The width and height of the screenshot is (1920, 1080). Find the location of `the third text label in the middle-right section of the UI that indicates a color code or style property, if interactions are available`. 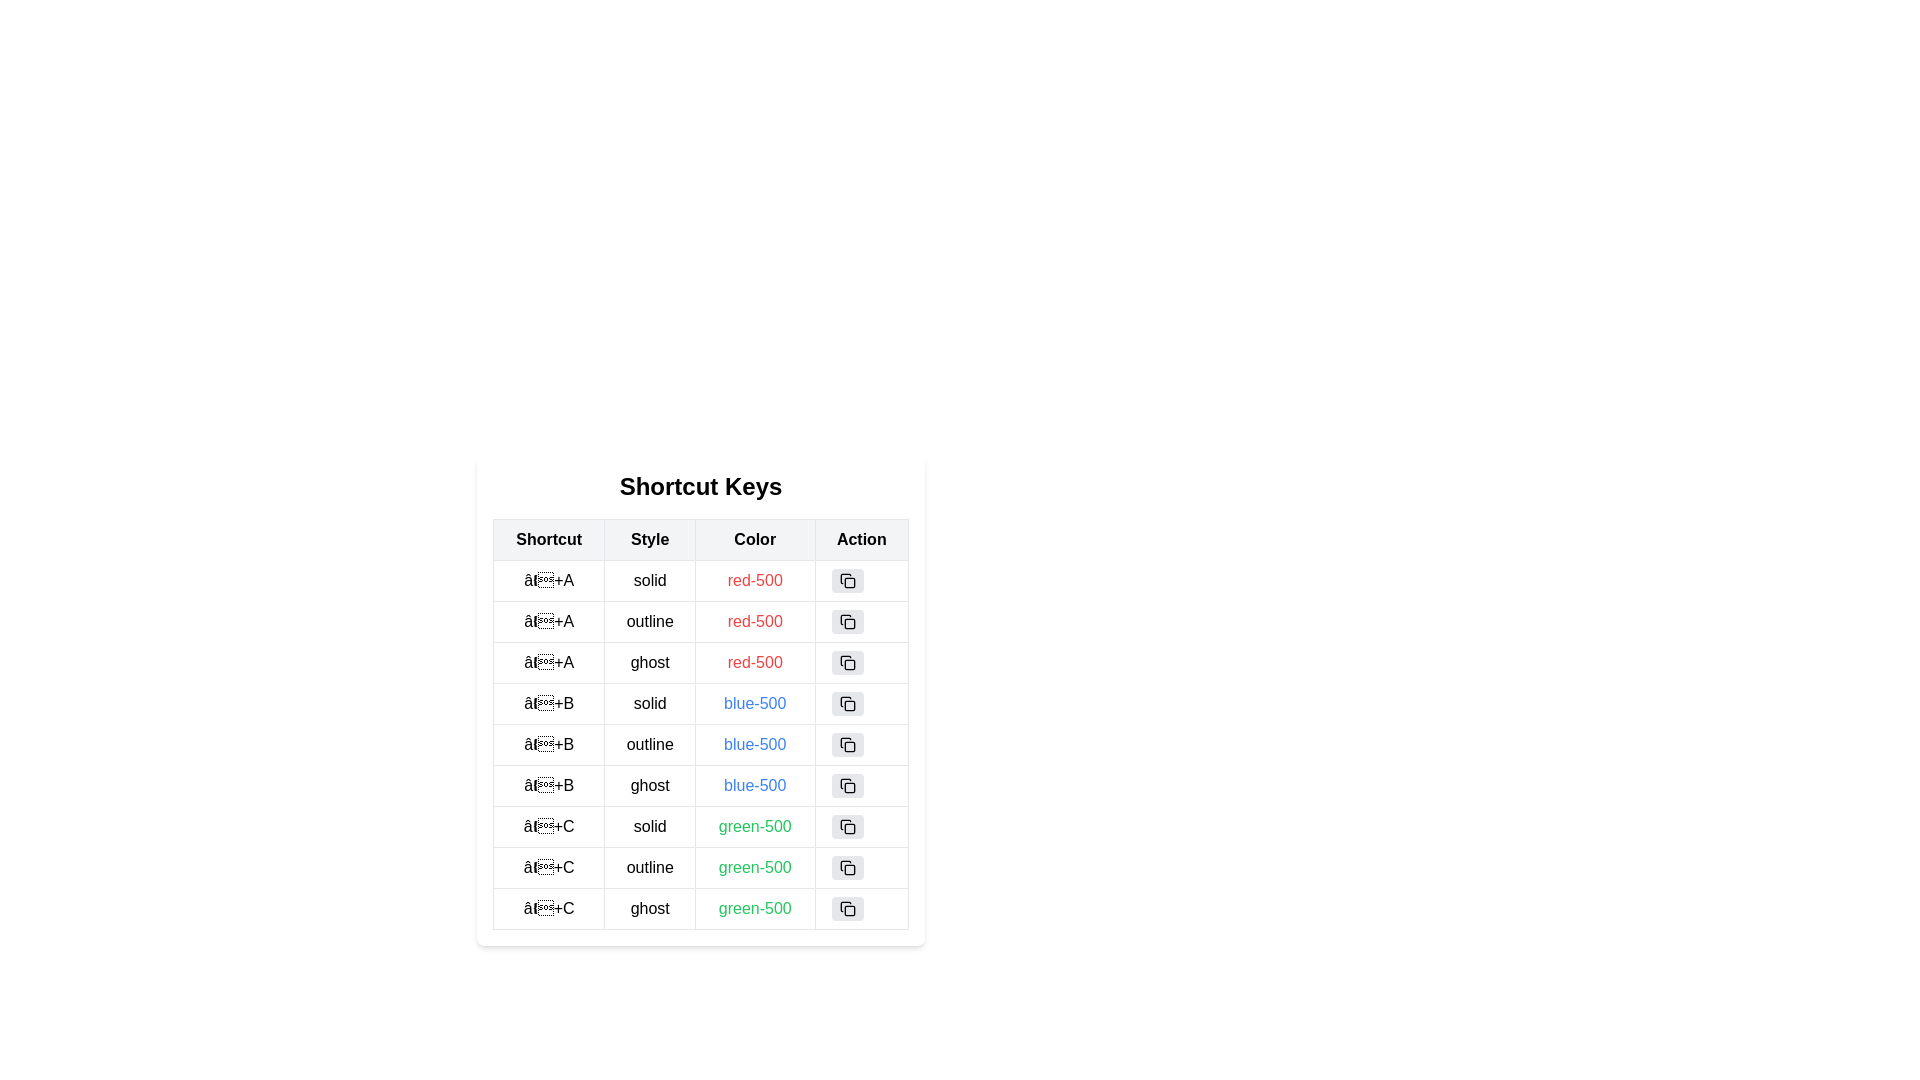

the third text label in the middle-right section of the UI that indicates a color code or style property, if interactions are available is located at coordinates (753, 620).